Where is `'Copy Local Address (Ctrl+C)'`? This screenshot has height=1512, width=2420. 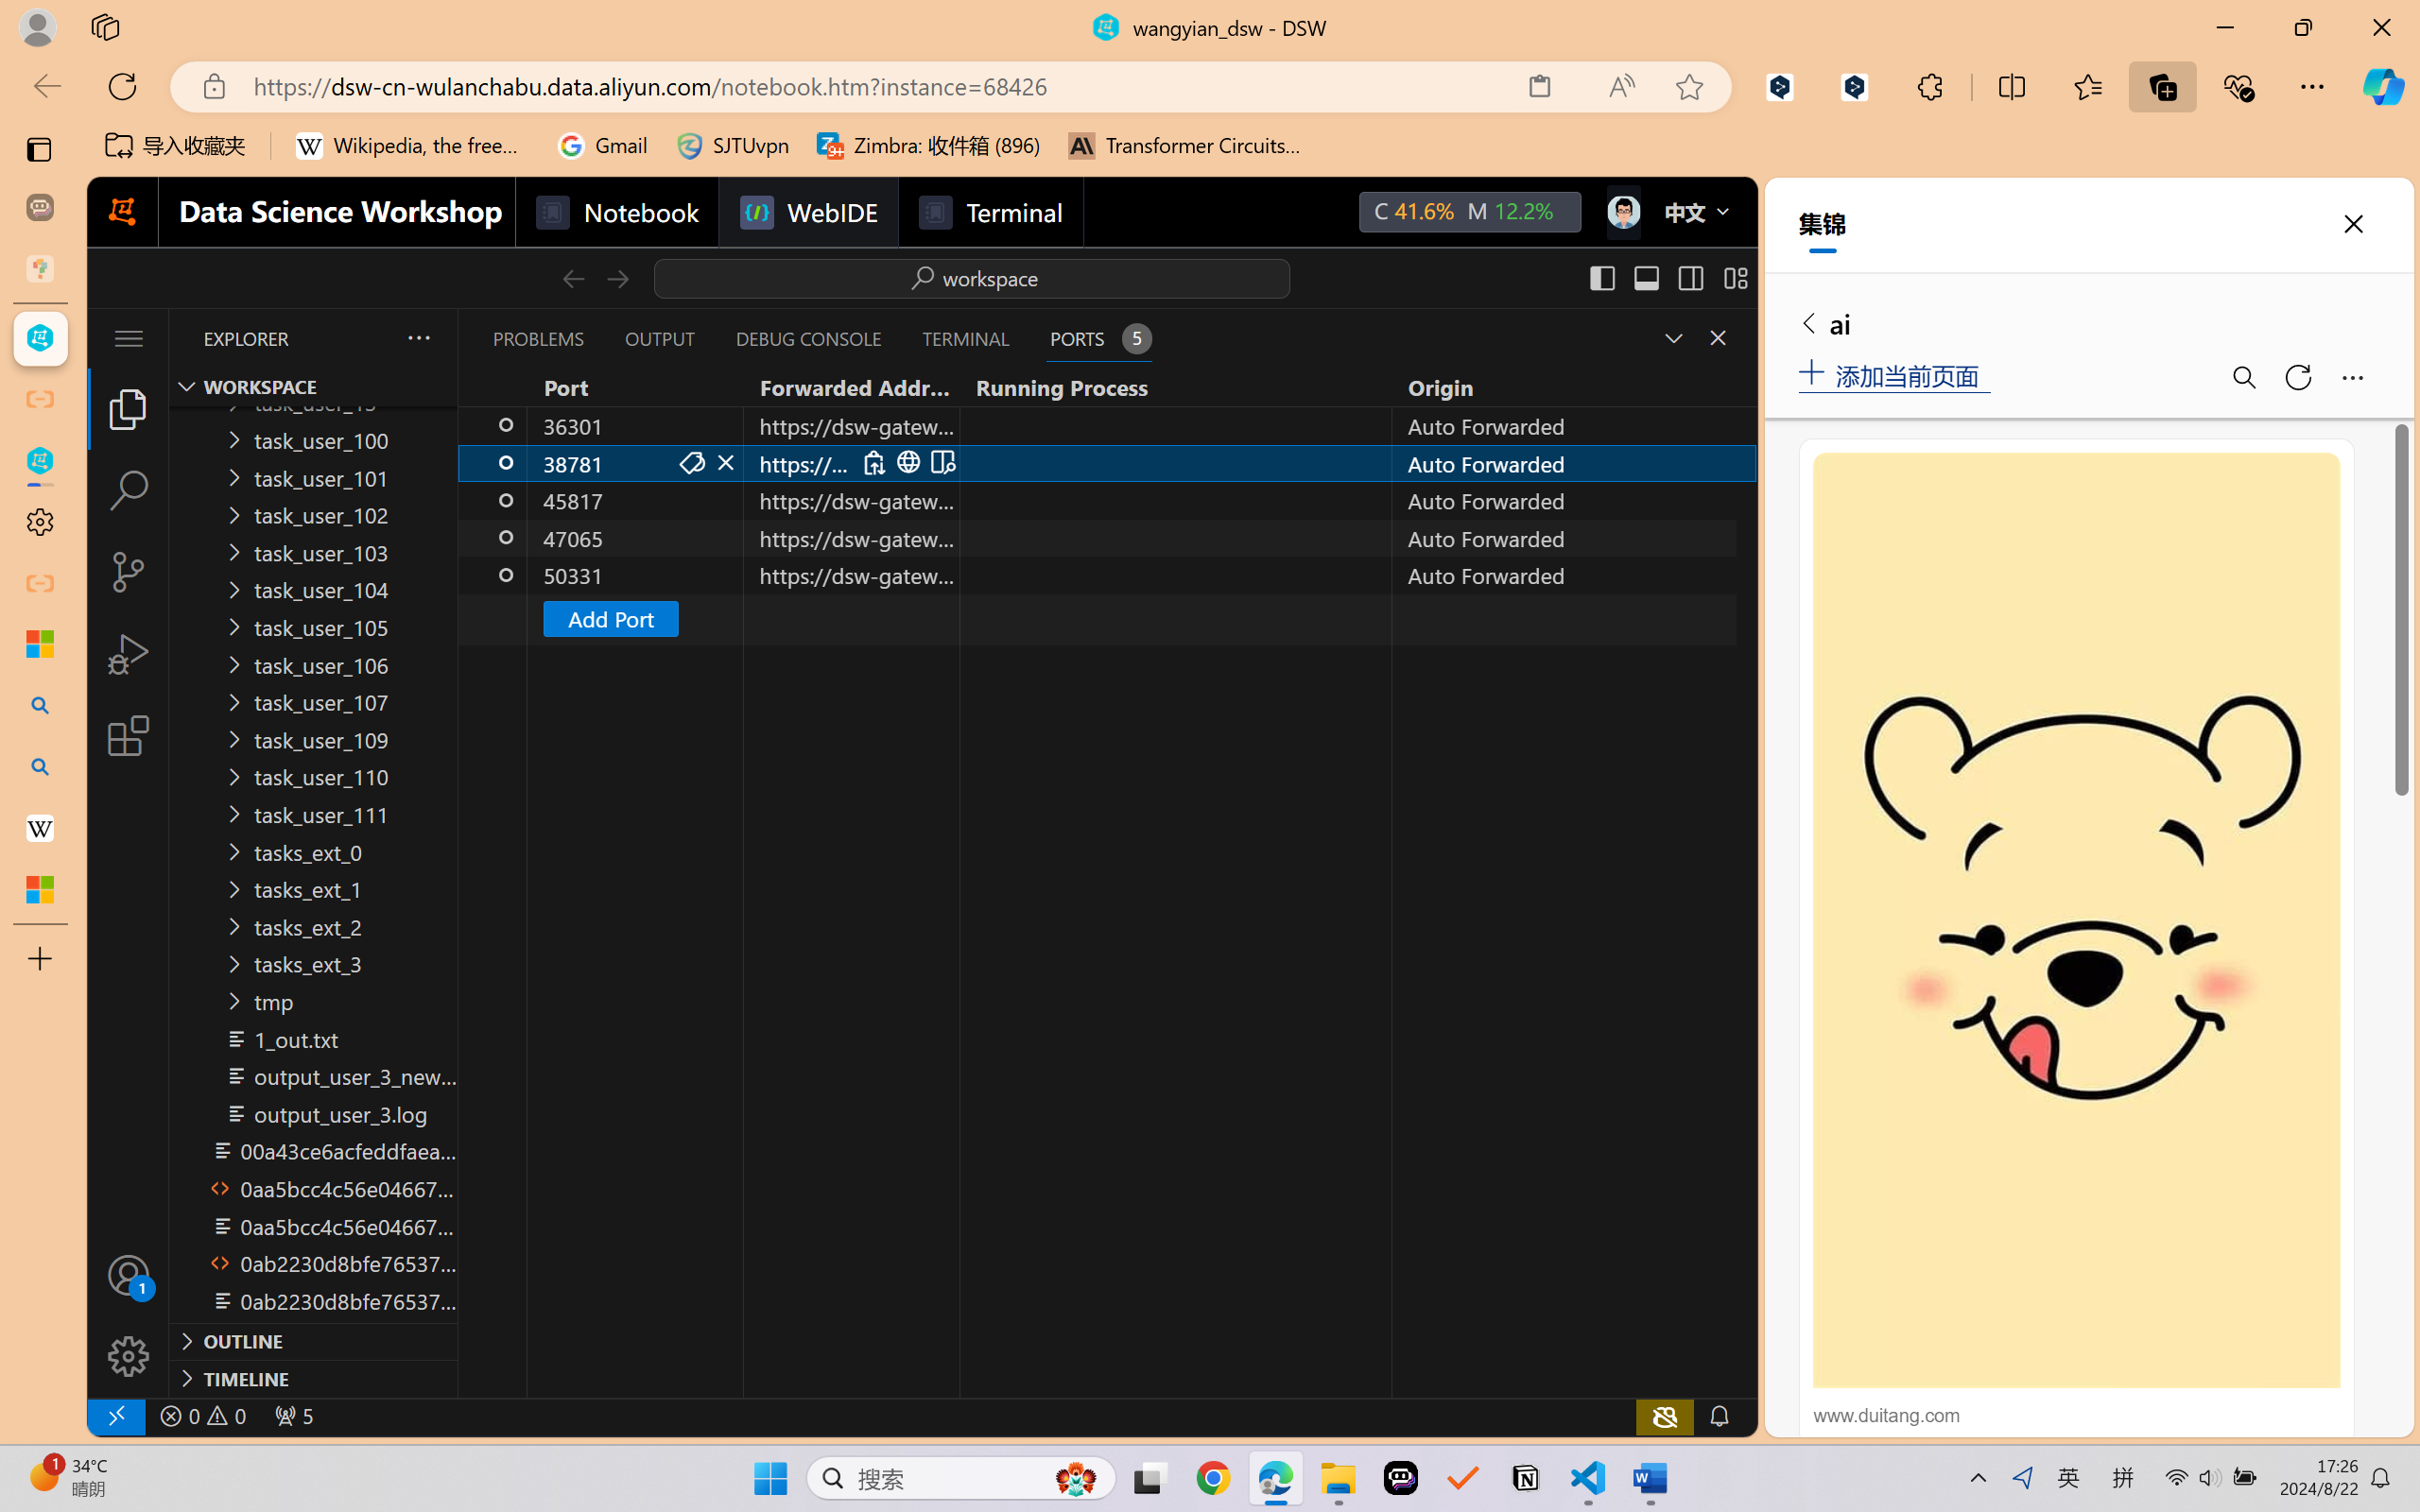 'Copy Local Address (Ctrl+C)' is located at coordinates (873, 461).